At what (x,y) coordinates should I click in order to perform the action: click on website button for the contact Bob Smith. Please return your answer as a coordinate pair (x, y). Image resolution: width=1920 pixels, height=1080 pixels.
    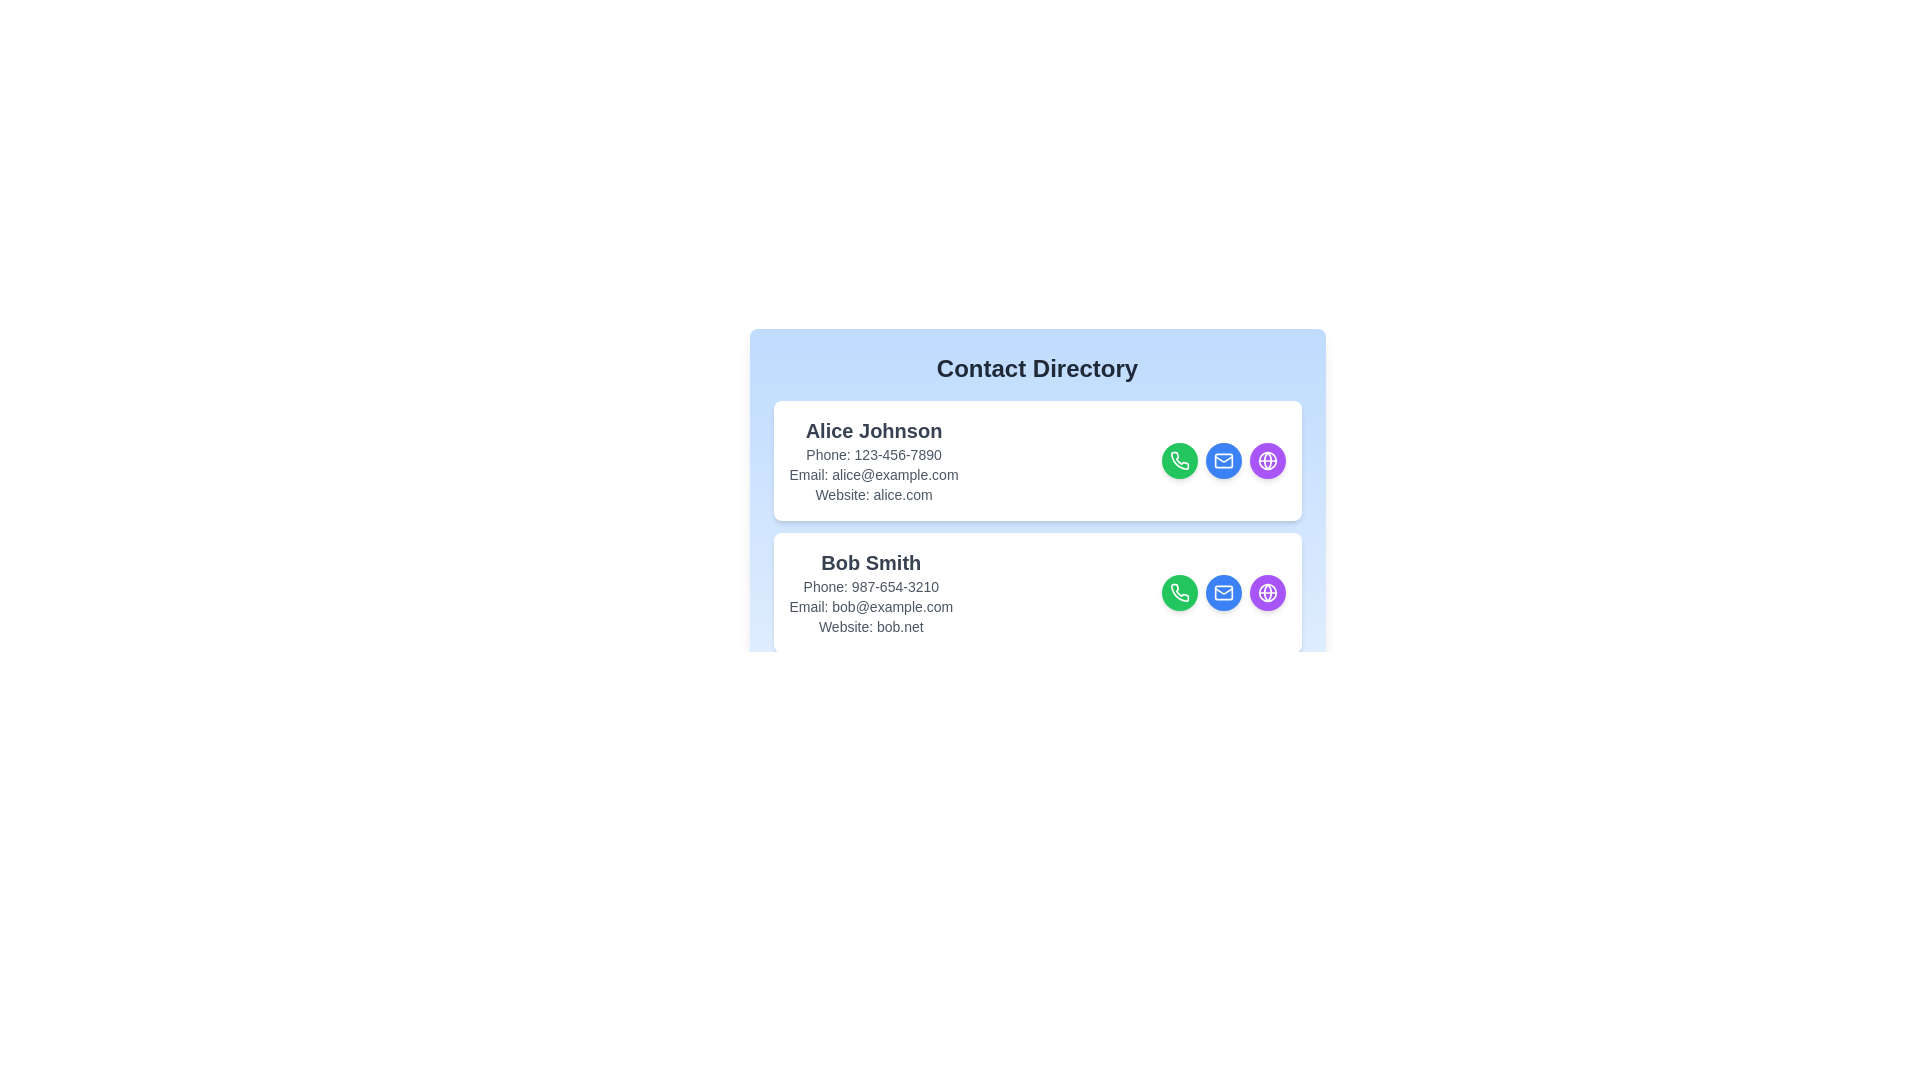
    Looking at the image, I should click on (1266, 626).